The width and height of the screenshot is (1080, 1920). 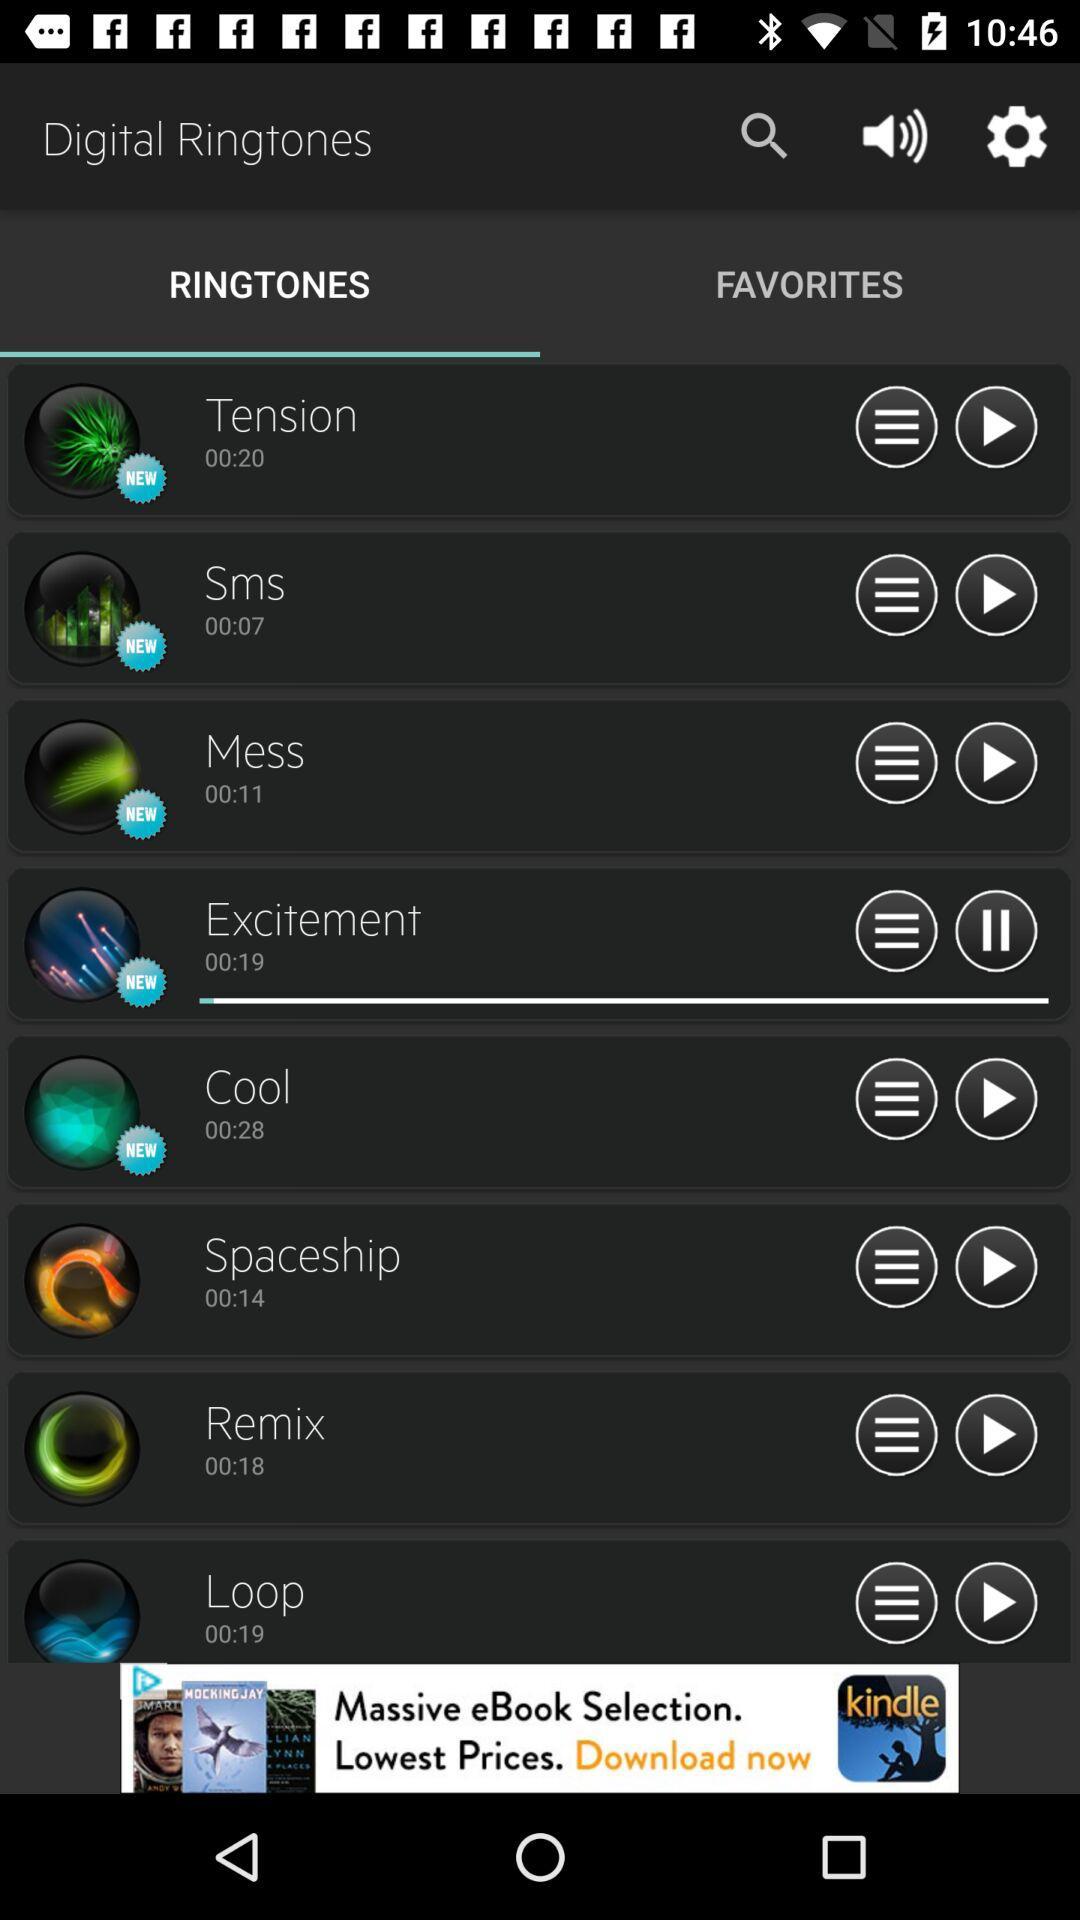 I want to click on tension ringtone, so click(x=80, y=440).